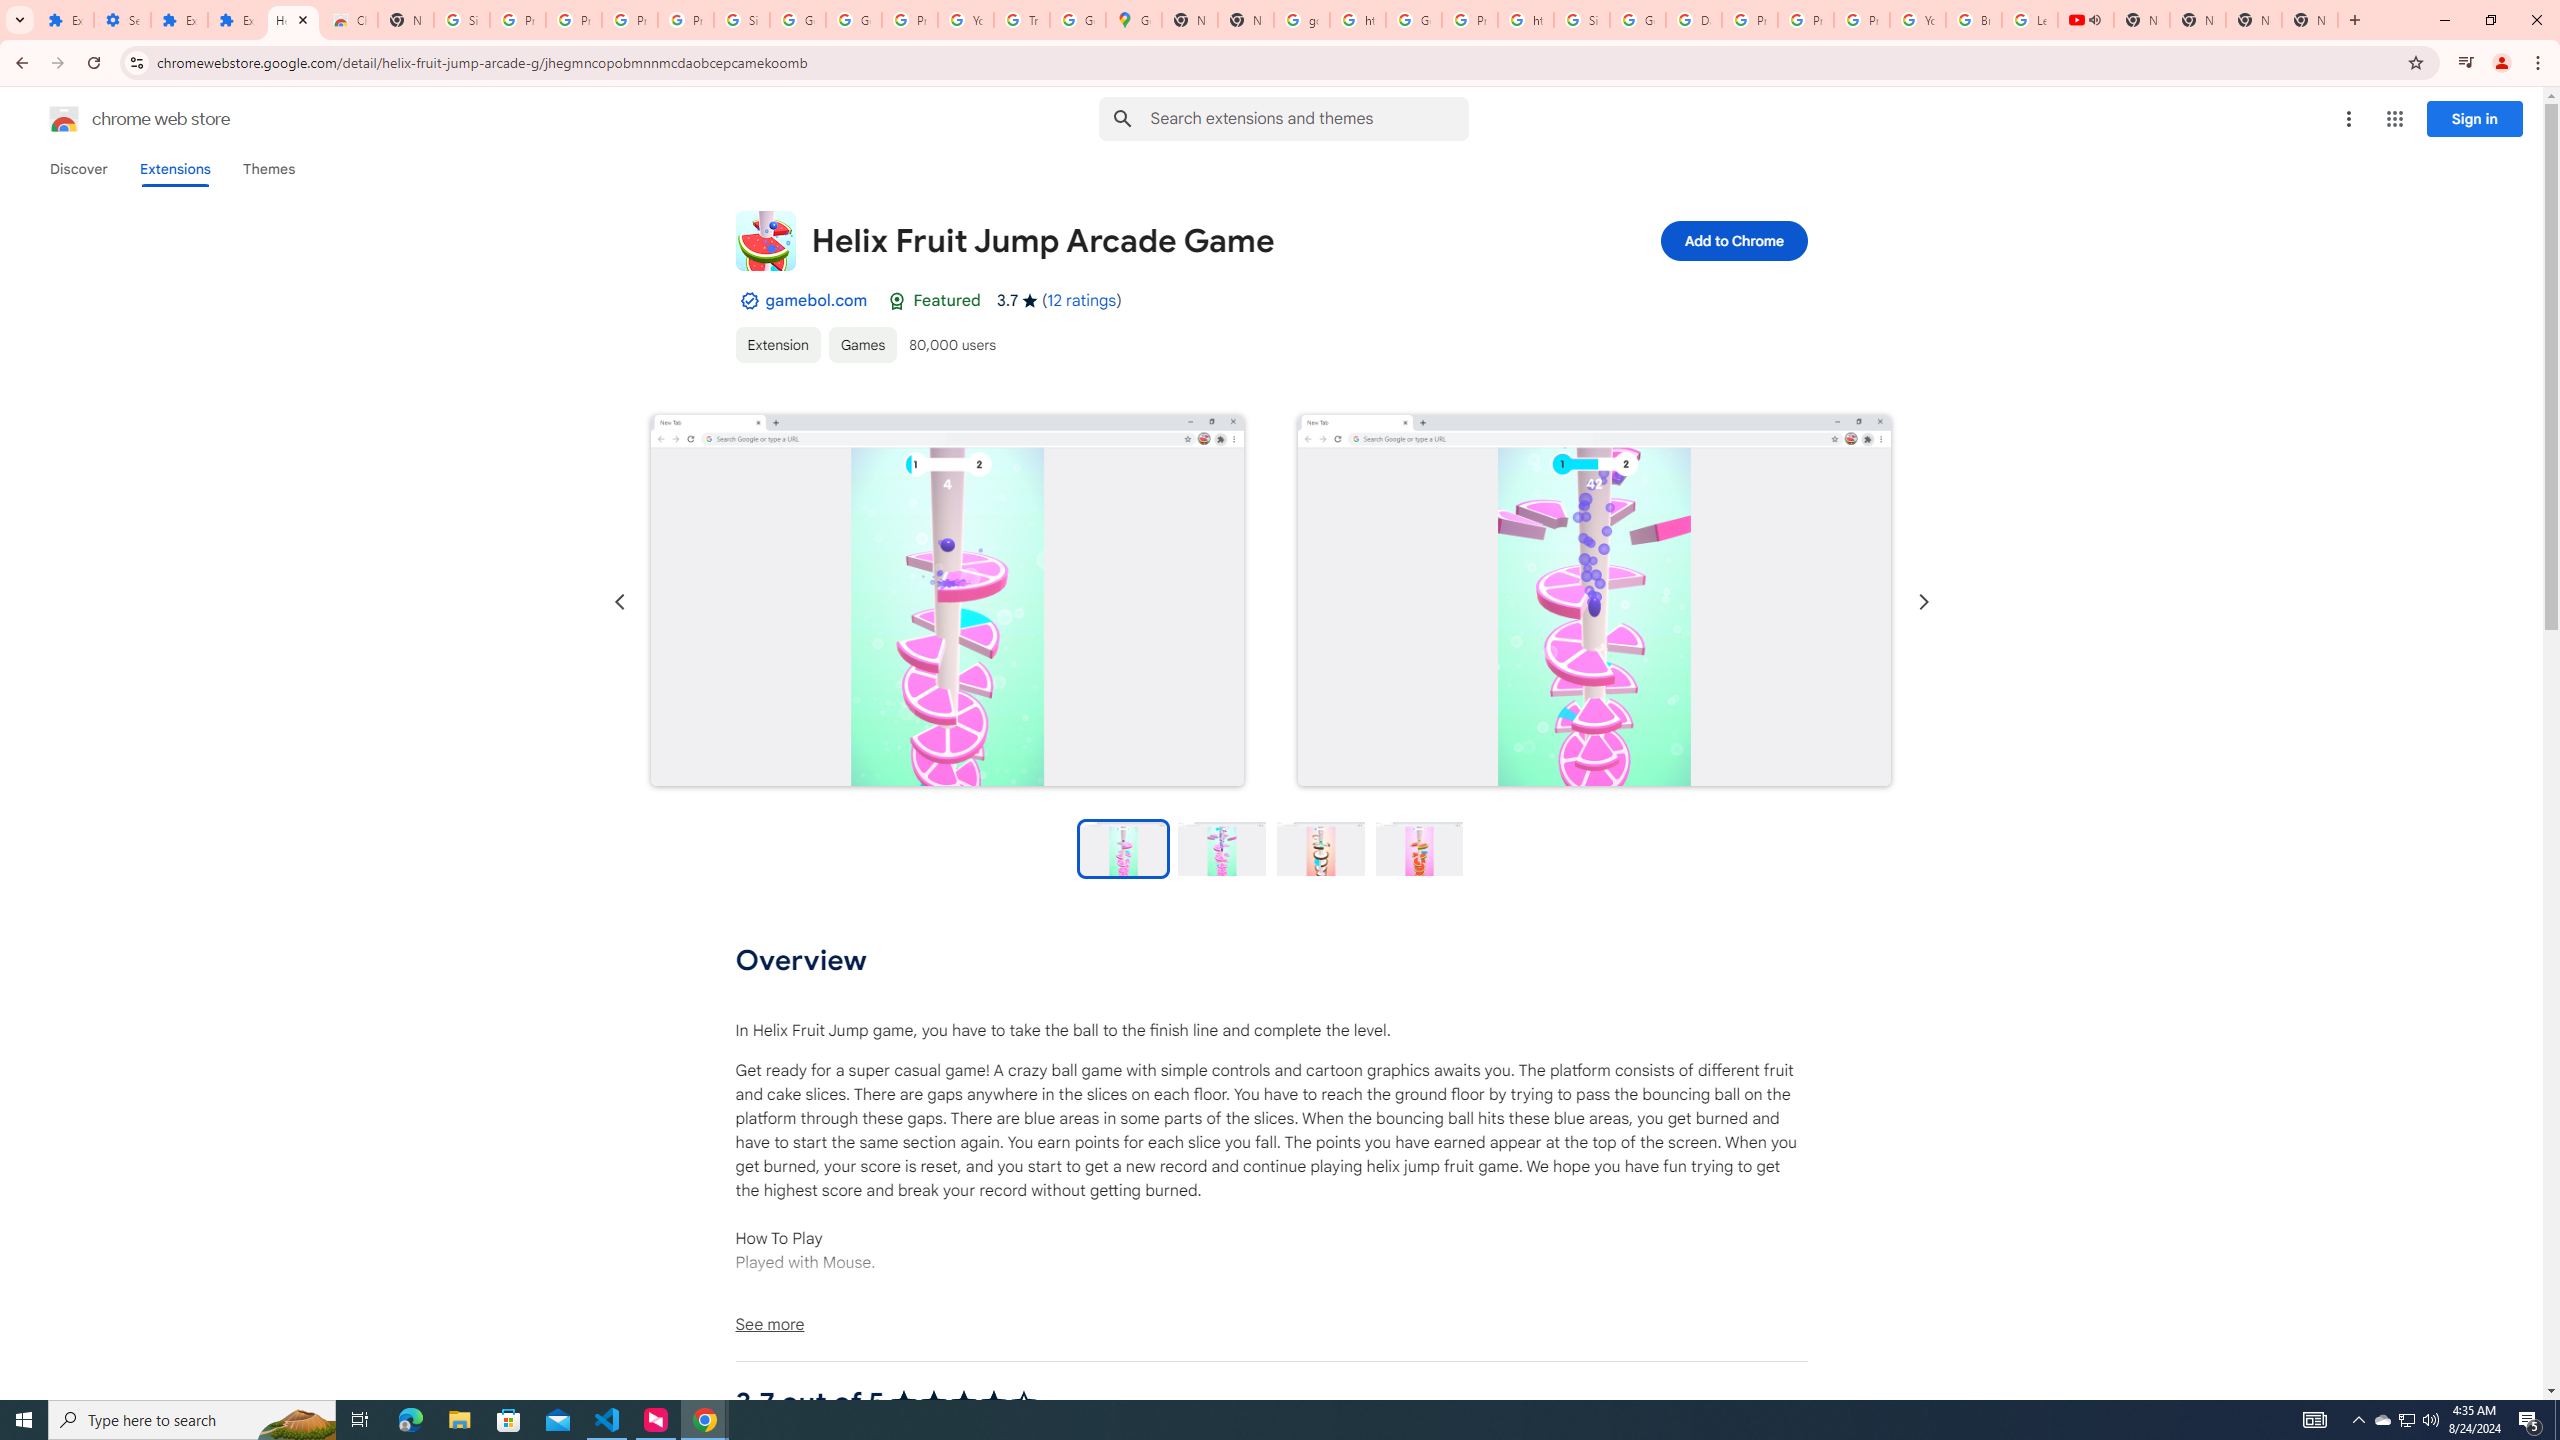  I want to click on 'Item media 2 screenshot', so click(1593, 600).